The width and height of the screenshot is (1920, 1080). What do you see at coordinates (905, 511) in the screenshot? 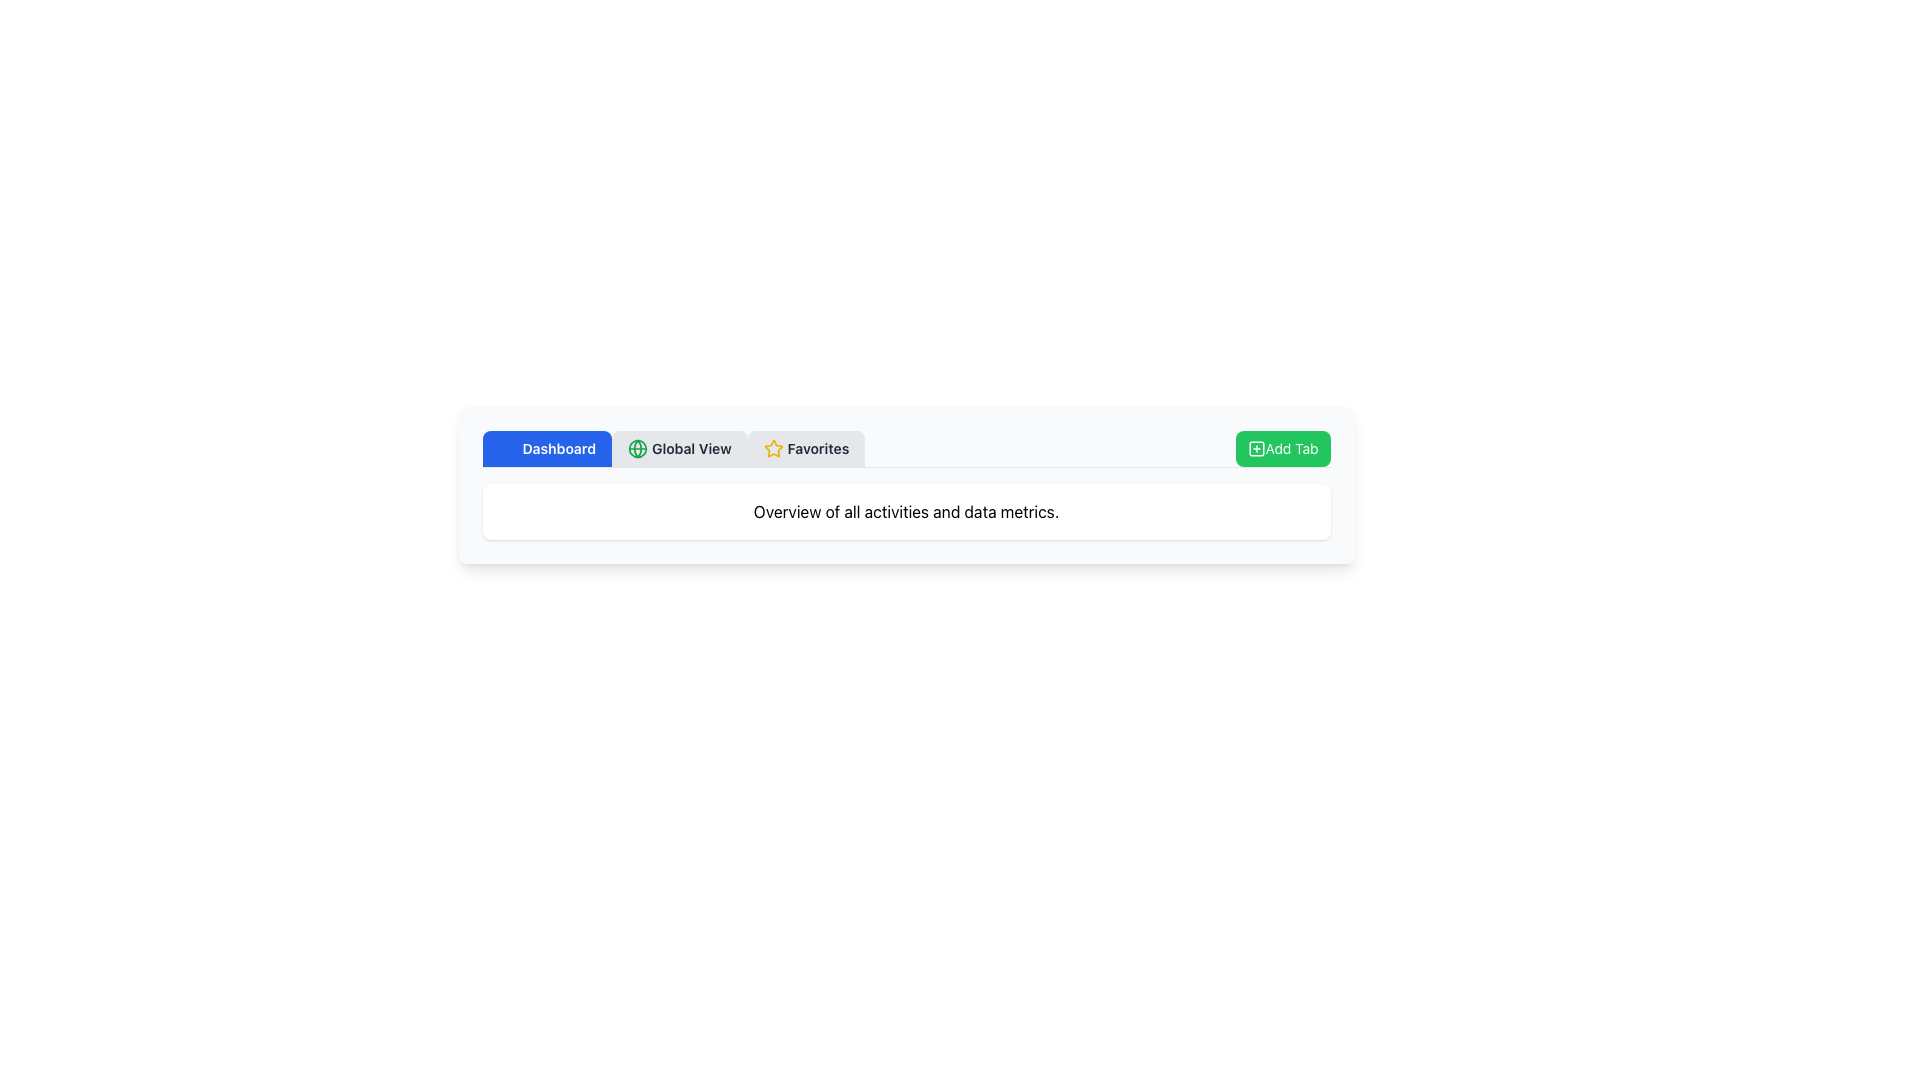
I see `the Text block which serves as a summary or introduction of the displayed activities and data metrics, located below the navigation options and the 'Add Tab' button` at bounding box center [905, 511].